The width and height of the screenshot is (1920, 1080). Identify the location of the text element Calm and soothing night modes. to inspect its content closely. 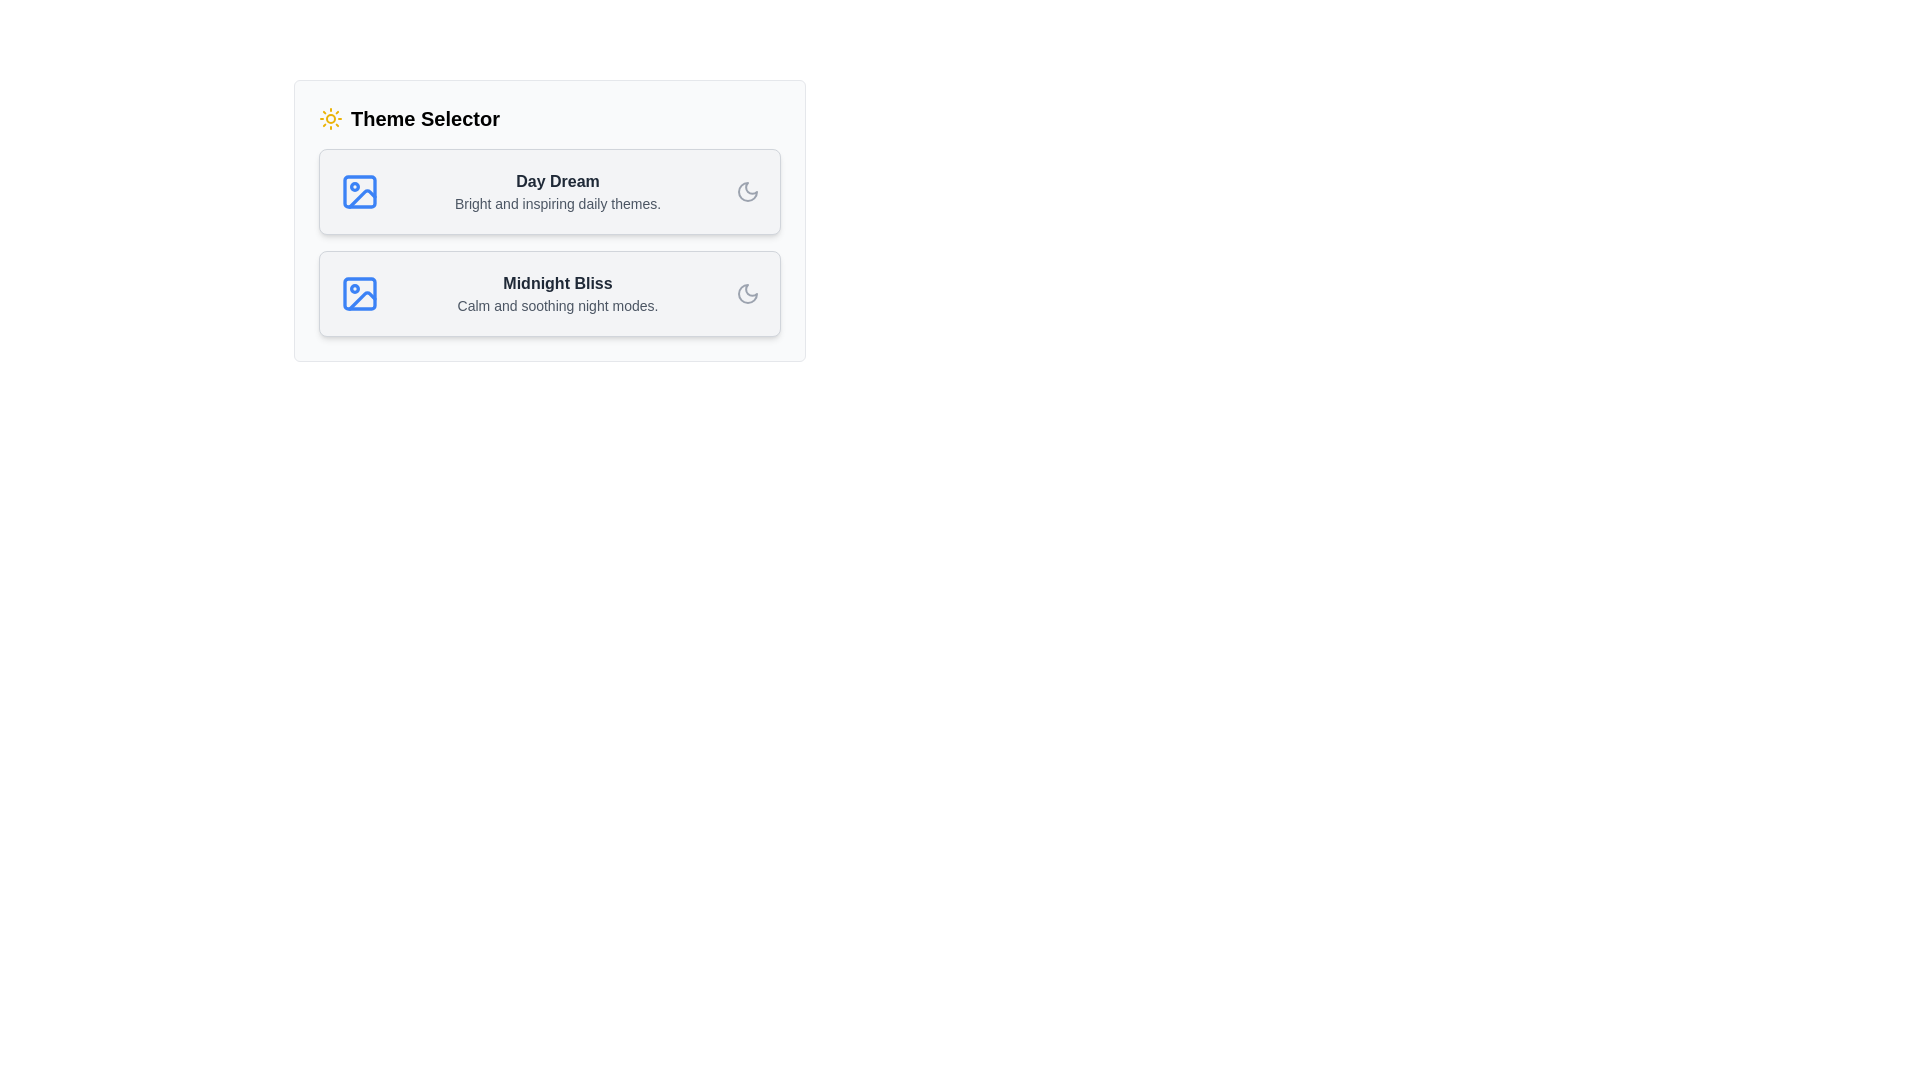
(557, 305).